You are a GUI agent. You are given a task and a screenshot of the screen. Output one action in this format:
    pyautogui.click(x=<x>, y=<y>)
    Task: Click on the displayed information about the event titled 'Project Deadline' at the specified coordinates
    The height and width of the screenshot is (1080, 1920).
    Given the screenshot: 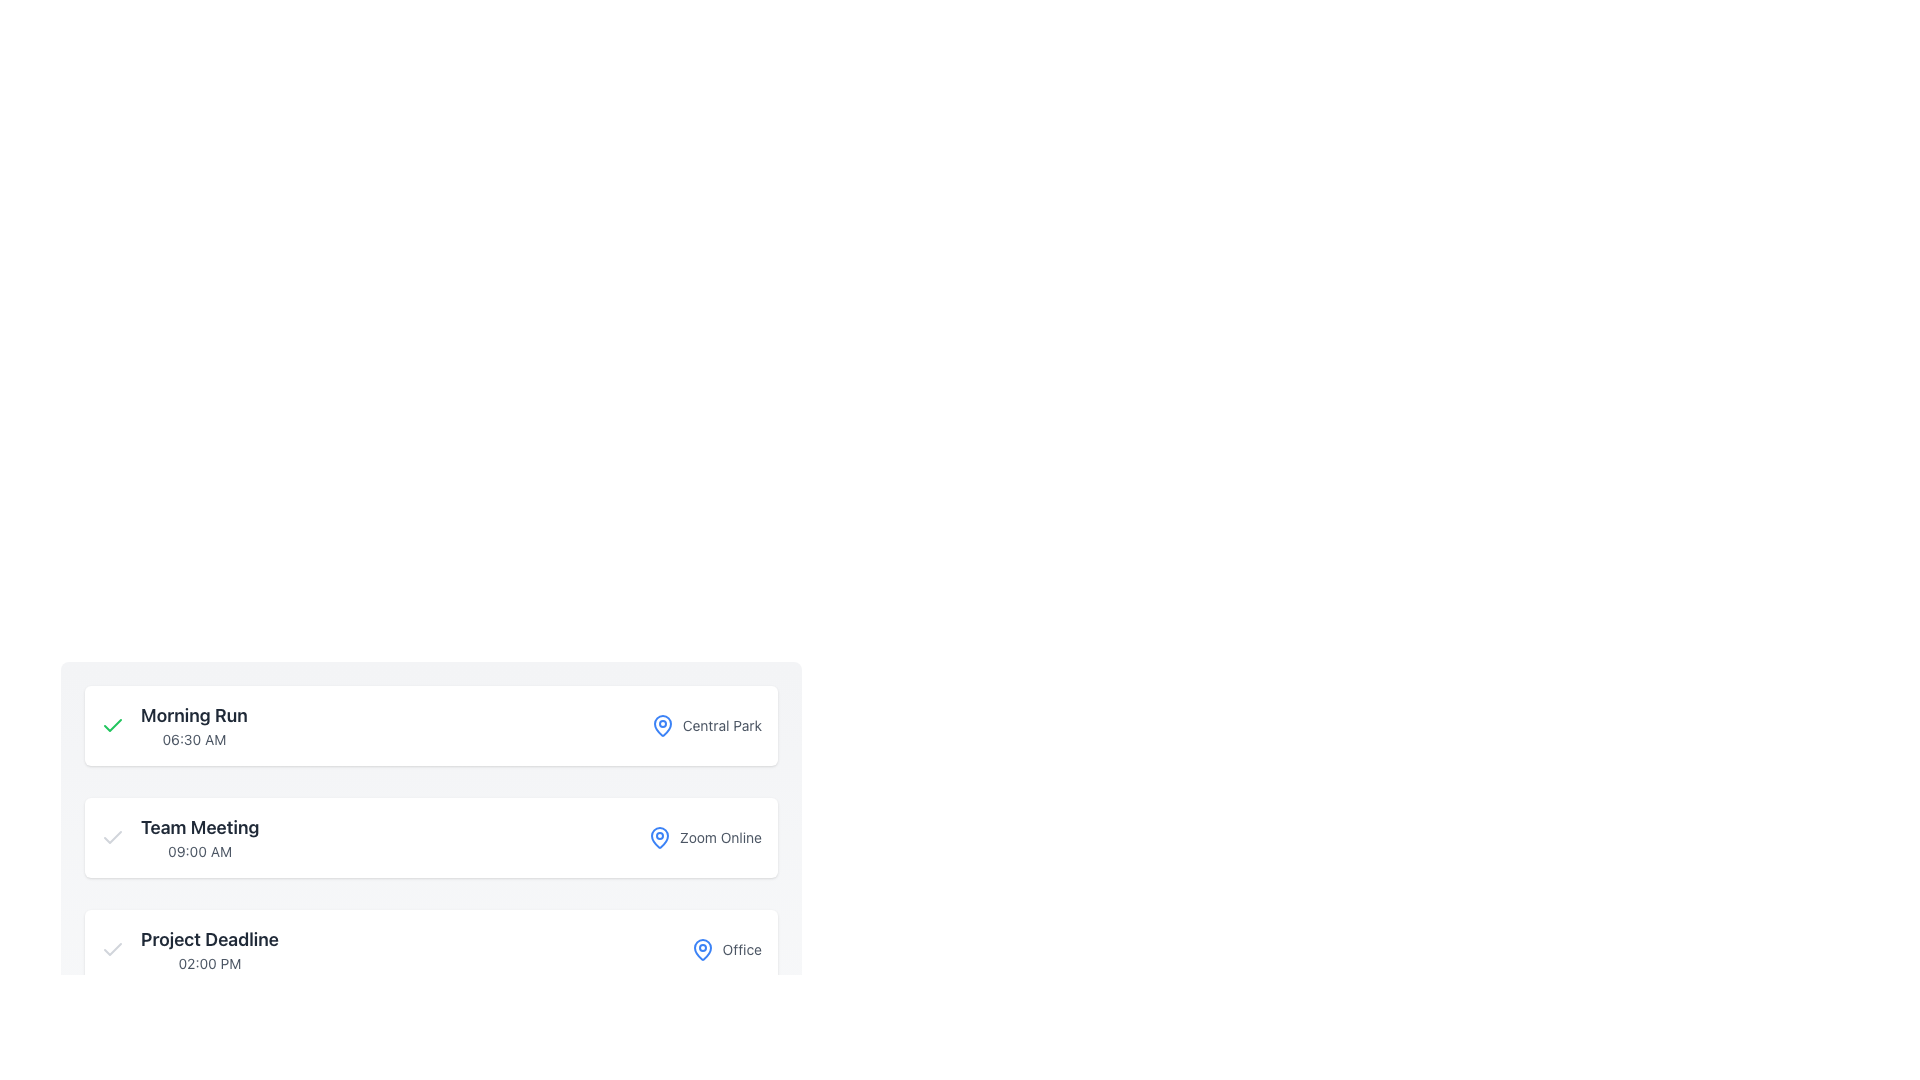 What is the action you would take?
    pyautogui.click(x=210, y=948)
    